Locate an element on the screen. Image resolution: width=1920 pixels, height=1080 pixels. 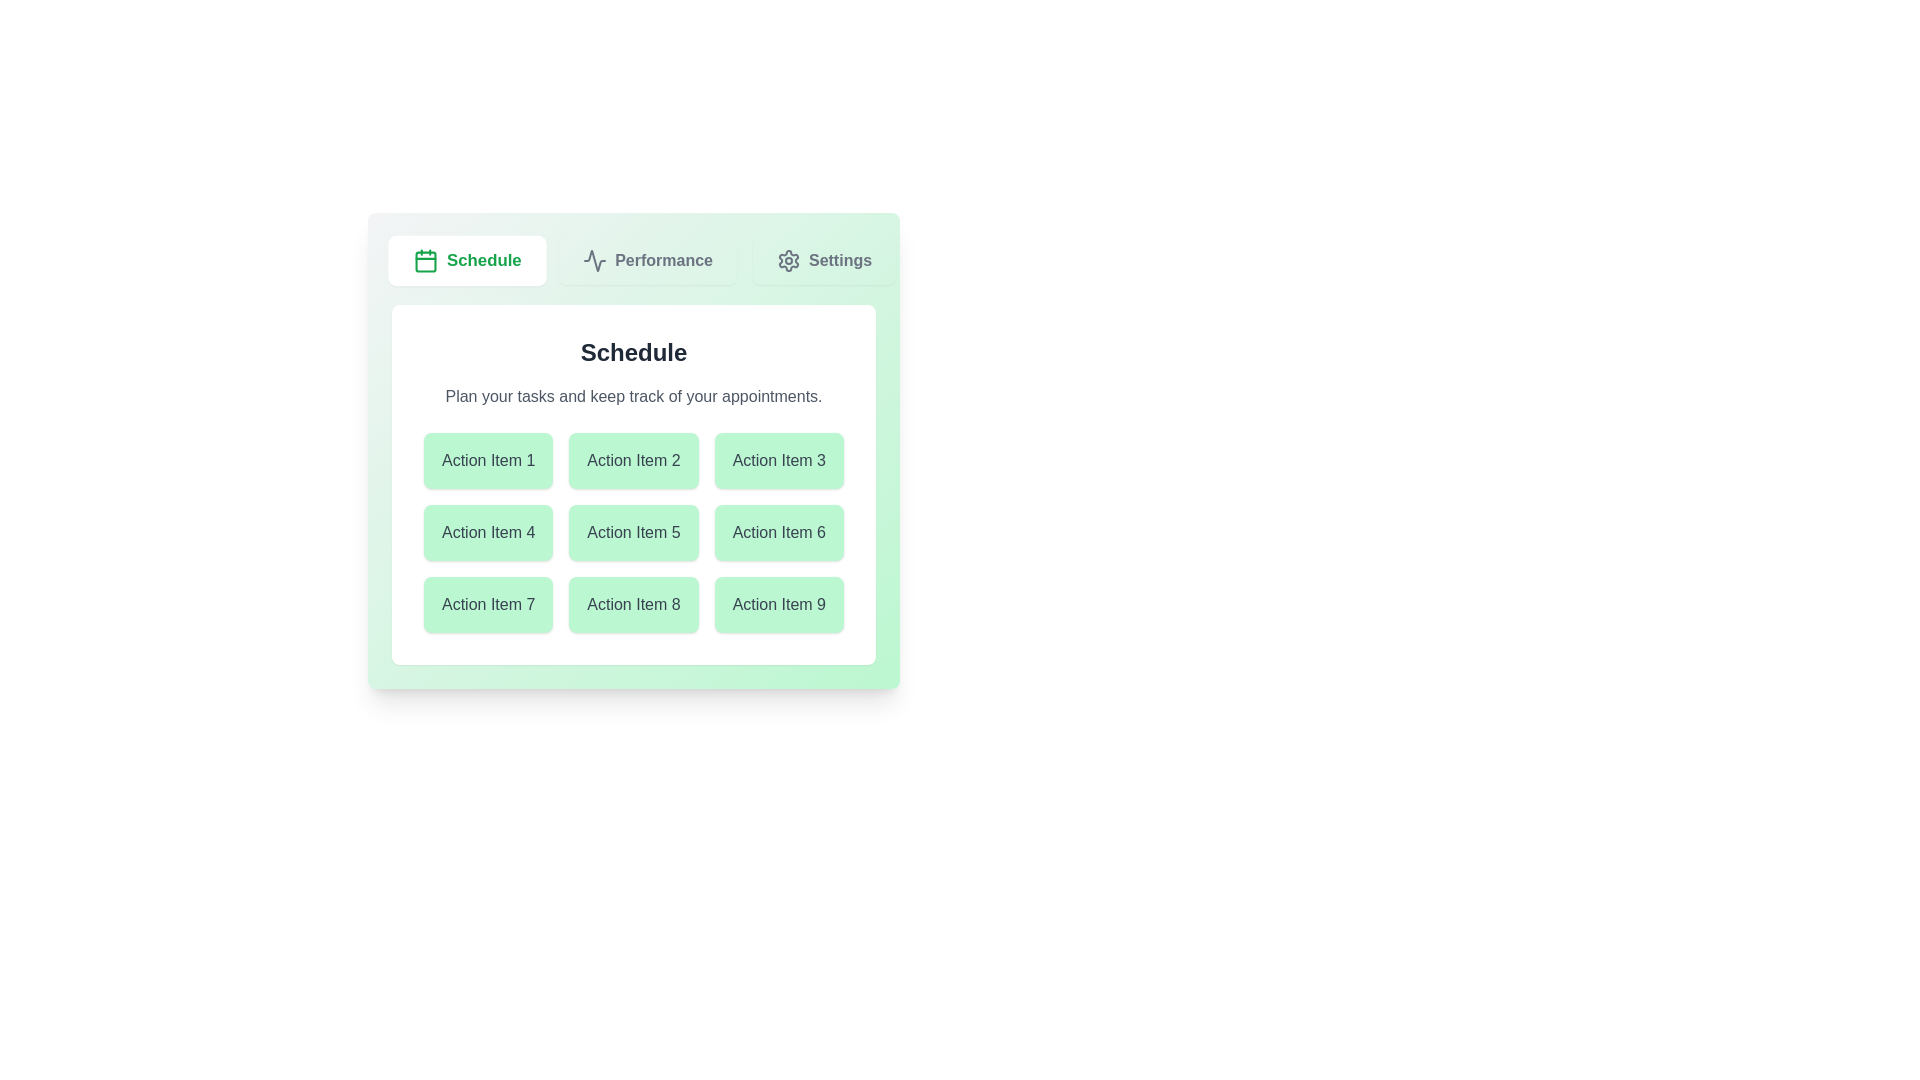
the icon associated with the 'Schedule' tab to inspect it is located at coordinates (425, 260).